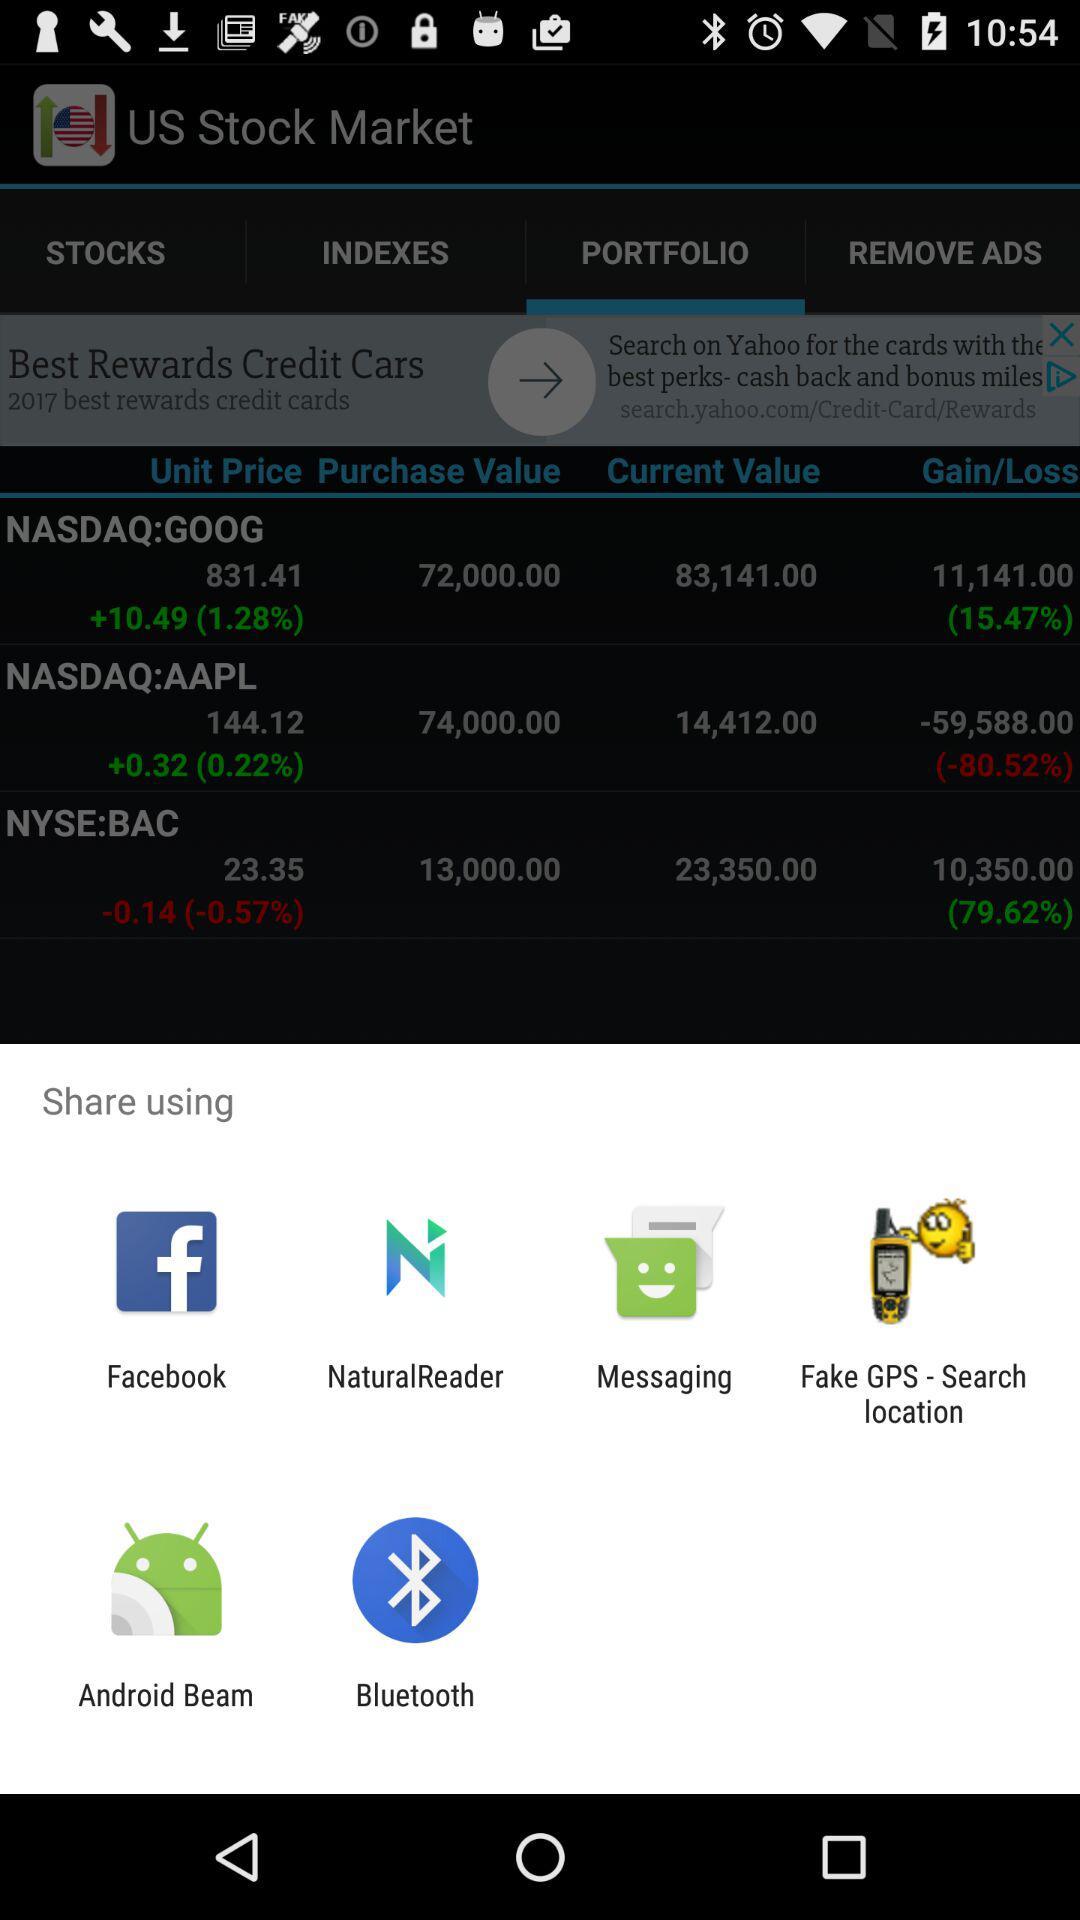 Image resolution: width=1080 pixels, height=1920 pixels. What do you see at coordinates (414, 1392) in the screenshot?
I see `app to the left of the messaging item` at bounding box center [414, 1392].